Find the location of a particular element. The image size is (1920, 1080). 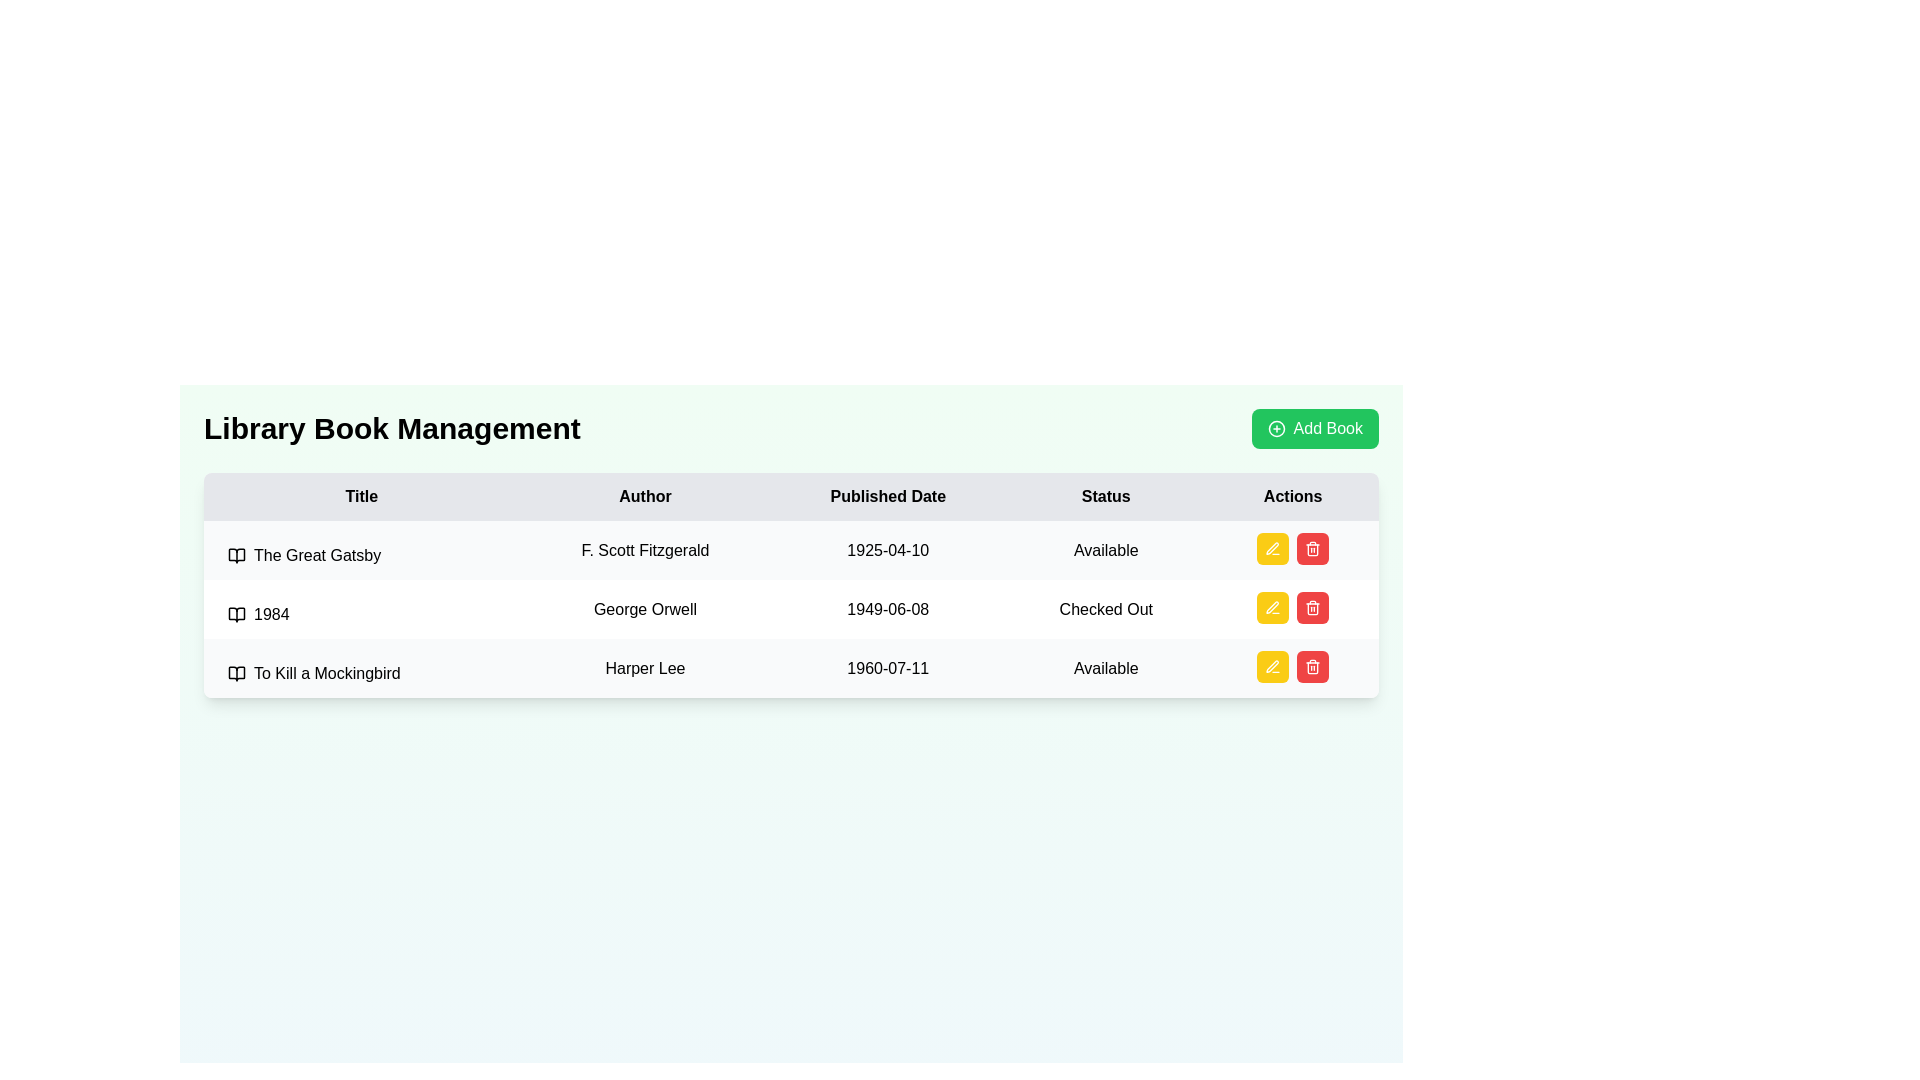

the Text Display element that shows 'George Orwell' in the second row of the table's 'Author' column is located at coordinates (645, 608).